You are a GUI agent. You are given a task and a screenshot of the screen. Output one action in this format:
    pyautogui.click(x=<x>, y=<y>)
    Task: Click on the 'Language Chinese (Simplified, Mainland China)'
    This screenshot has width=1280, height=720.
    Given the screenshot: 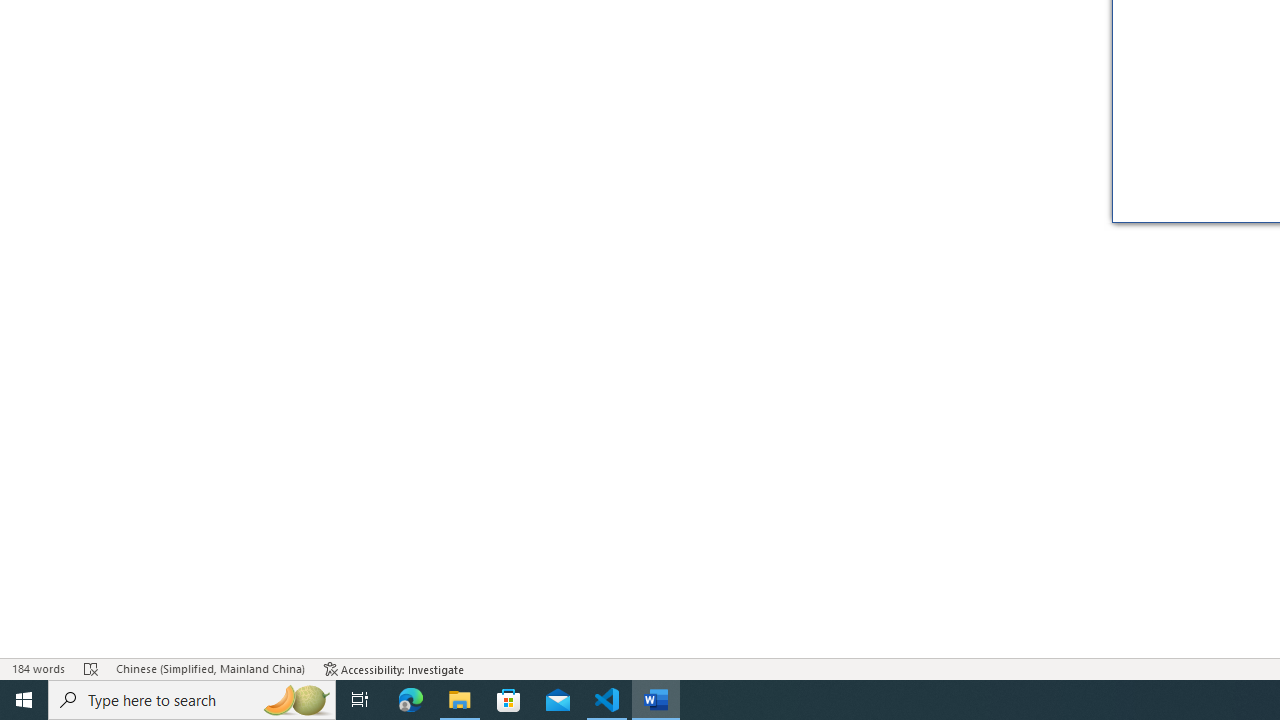 What is the action you would take?
    pyautogui.click(x=210, y=669)
    